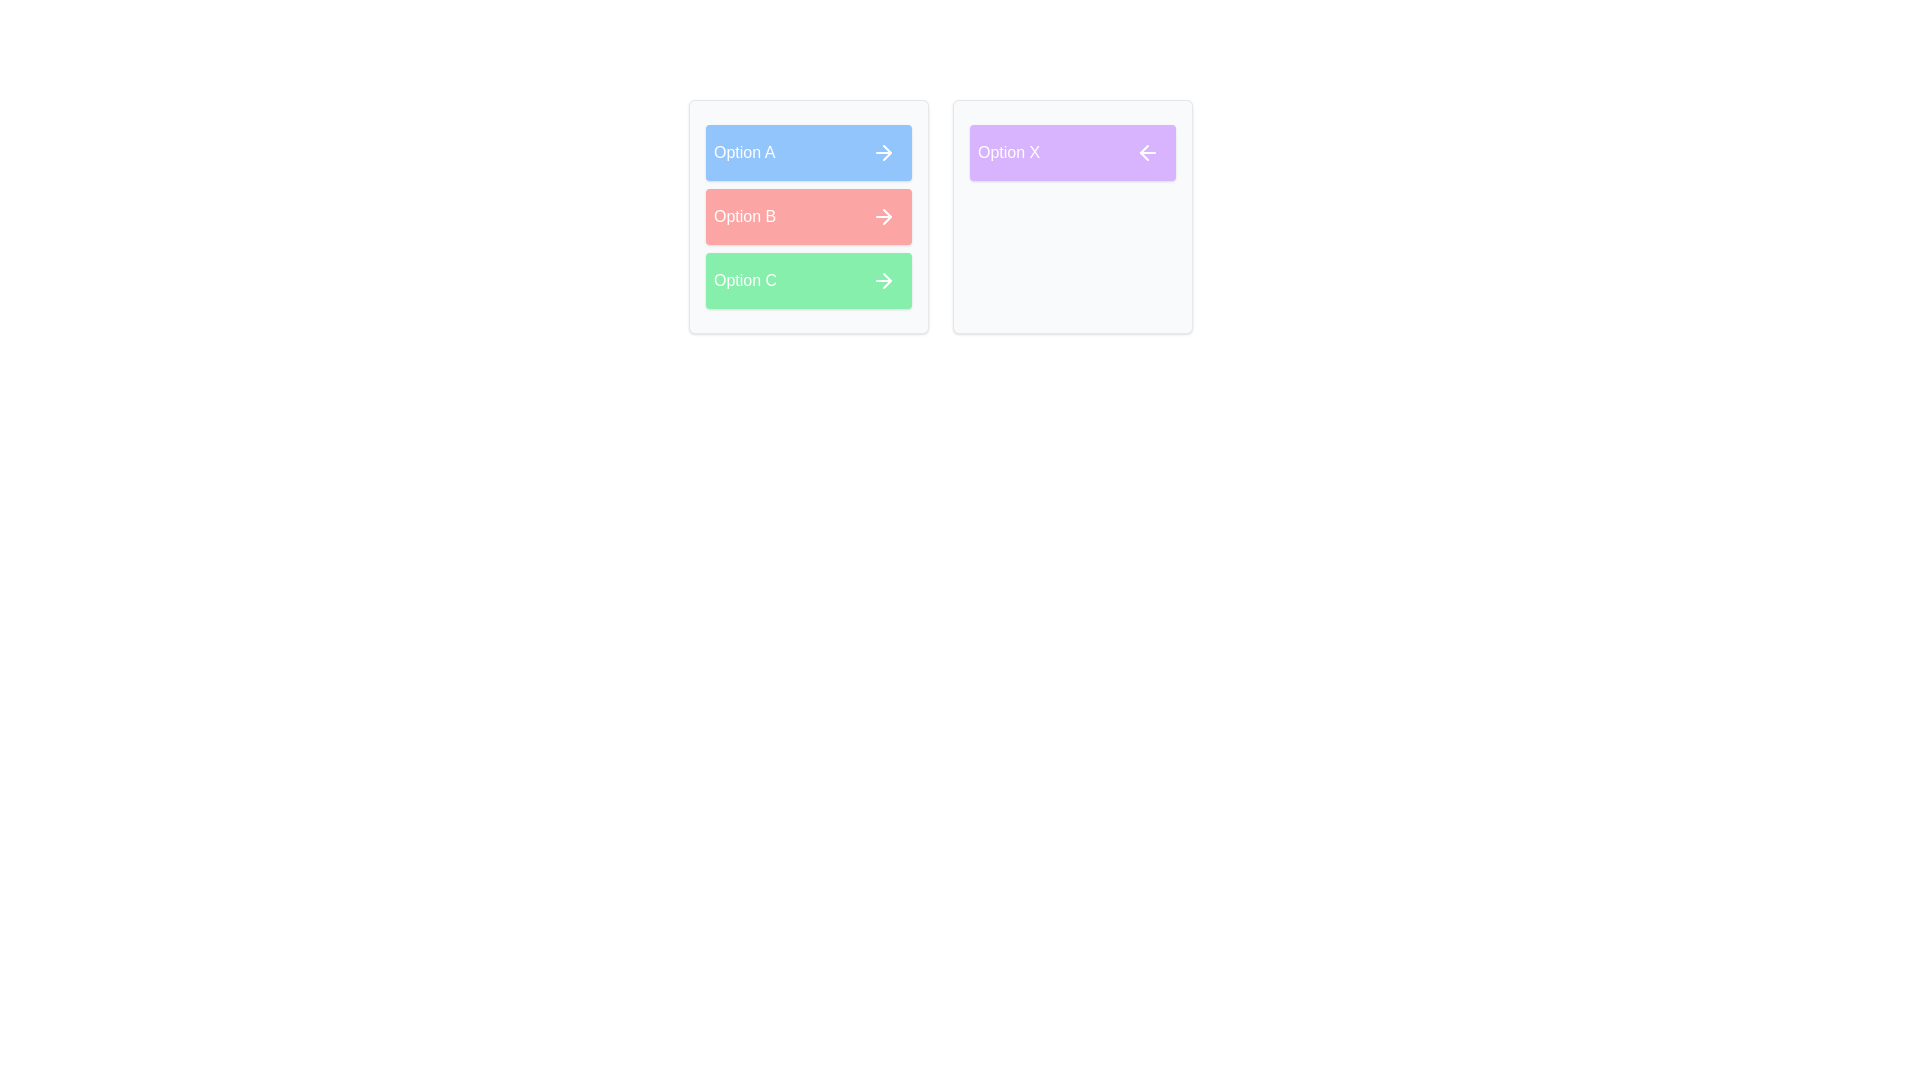 This screenshot has height=1080, width=1920. What do you see at coordinates (882, 216) in the screenshot?
I see `'Move to Right' button for the item Option B in the source list` at bounding box center [882, 216].